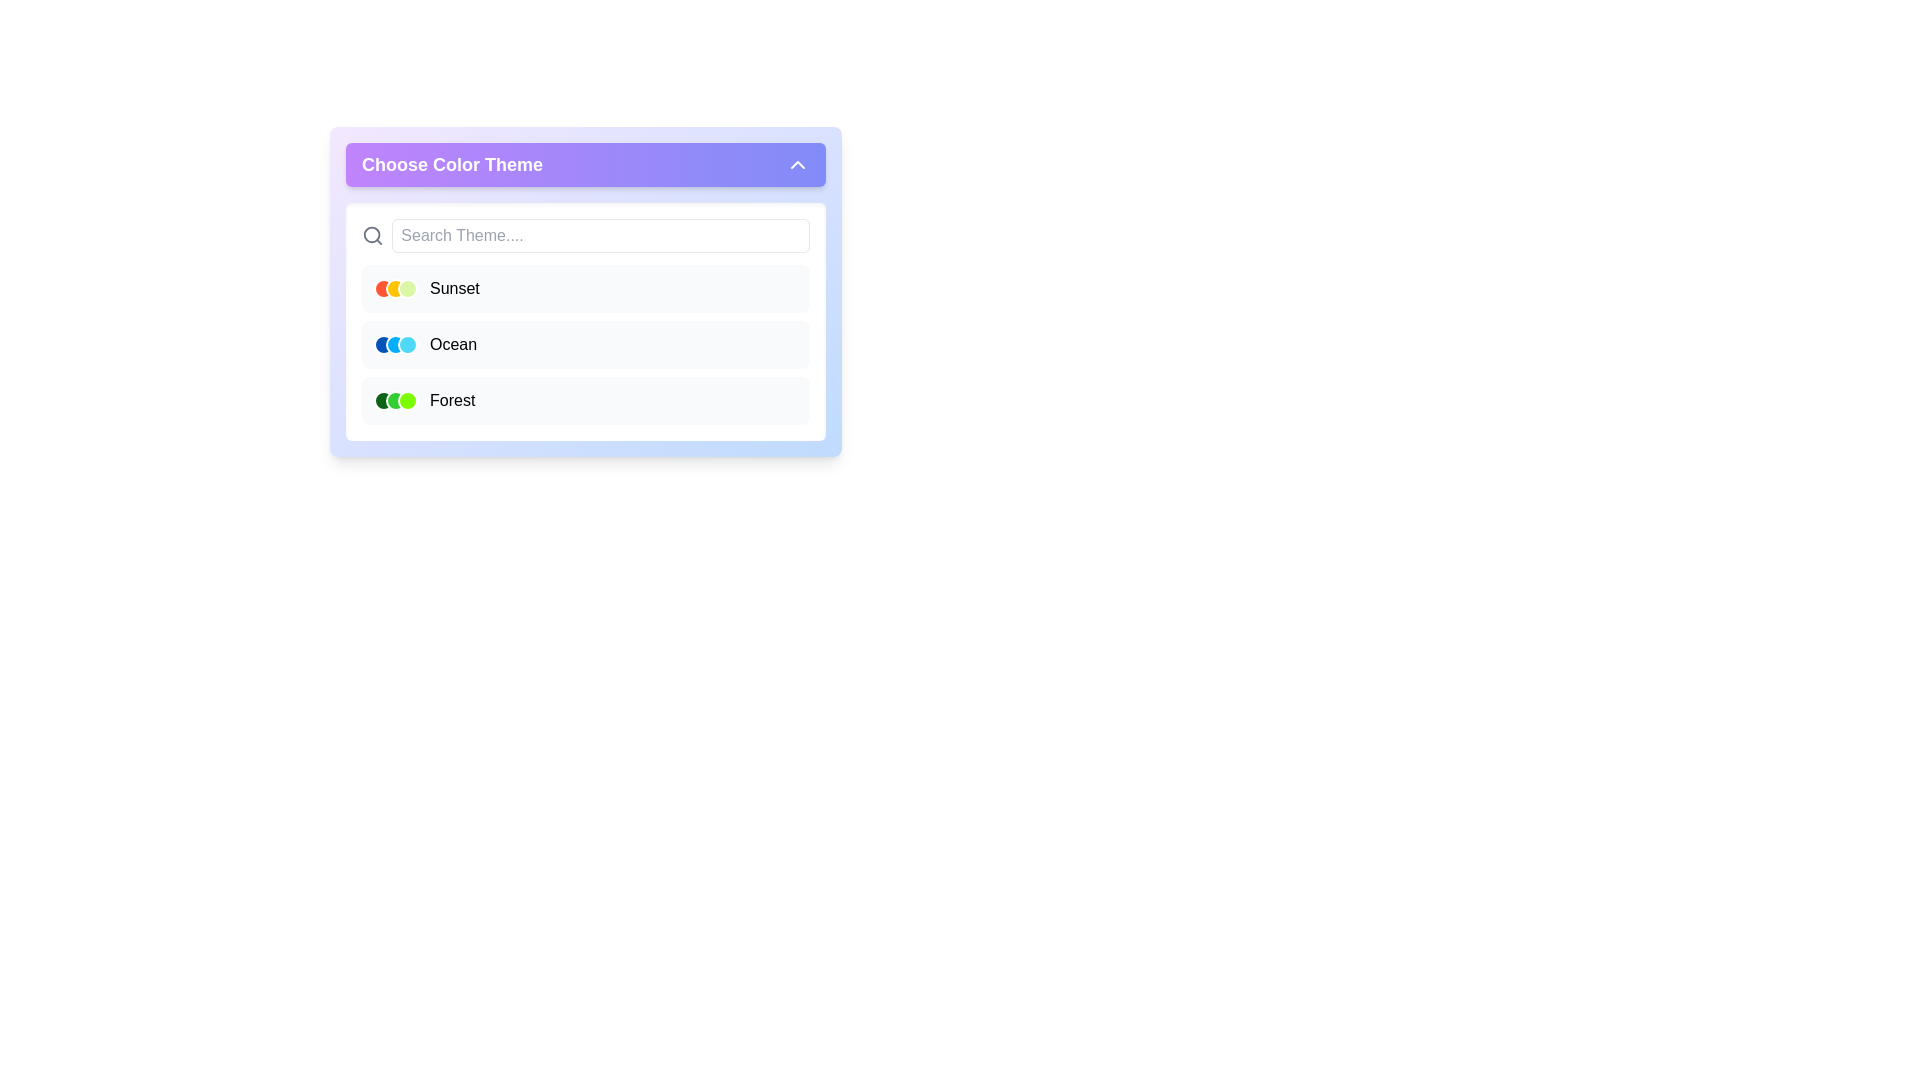 This screenshot has height=1080, width=1920. What do you see at coordinates (395, 343) in the screenshot?
I see `the visual indicator button representing the 'Ocean' theme in the theme selection component for accessibility purposes` at bounding box center [395, 343].